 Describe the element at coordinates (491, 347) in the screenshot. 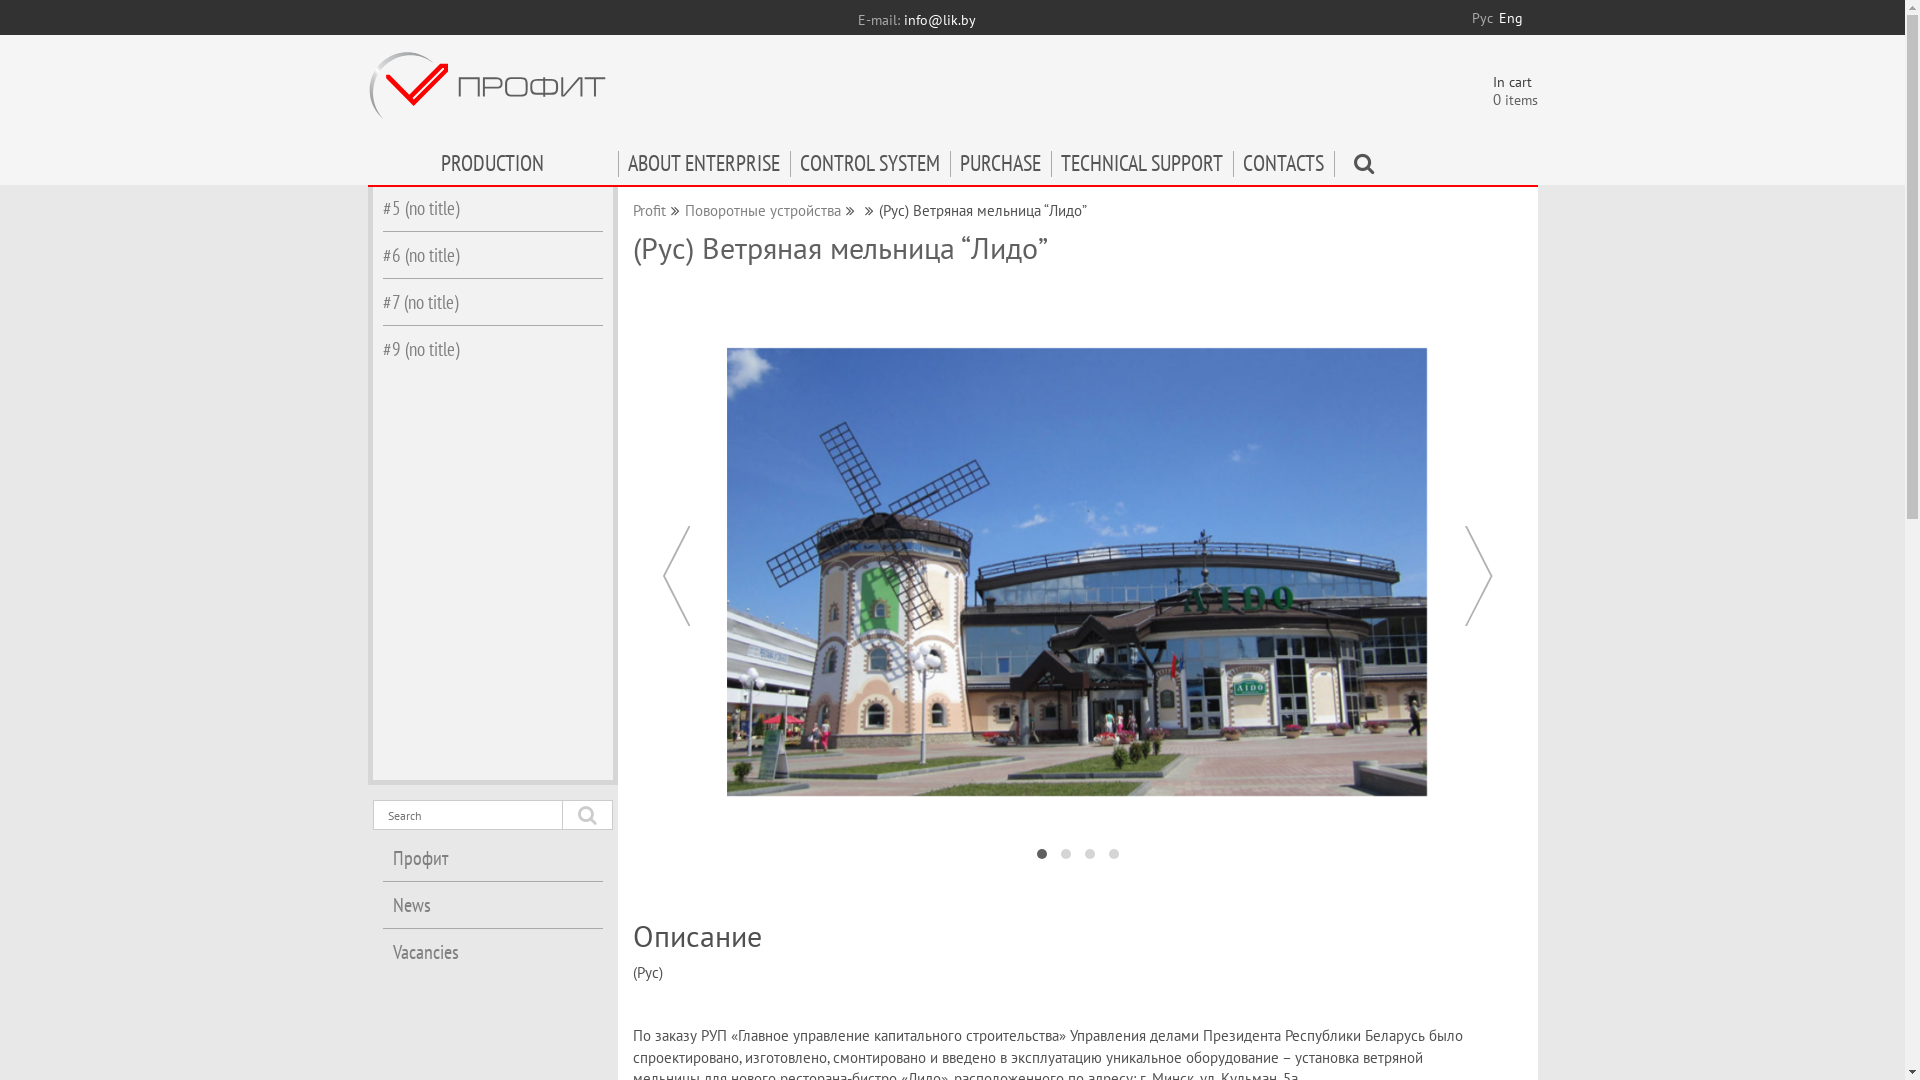

I see `'#9 (no title)'` at that location.